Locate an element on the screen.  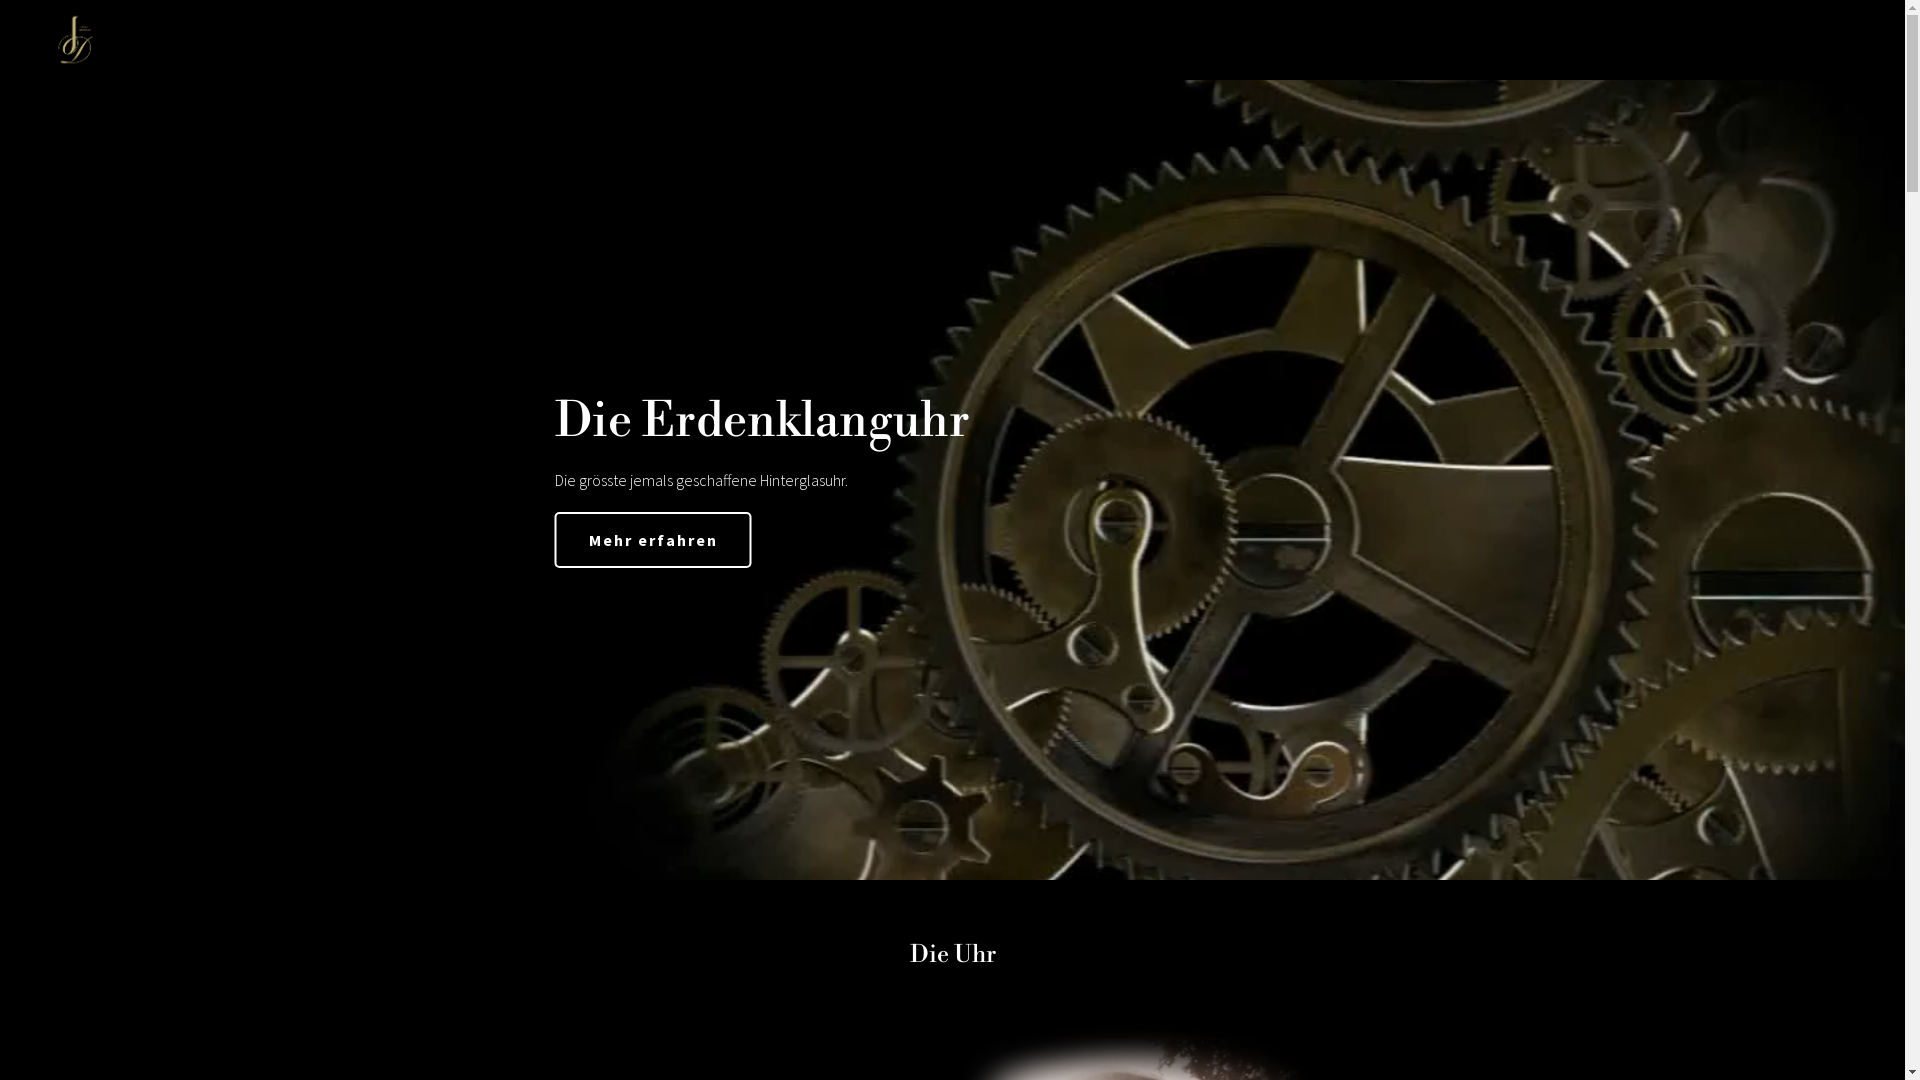
'Mehr erfahren' is located at coordinates (652, 540).